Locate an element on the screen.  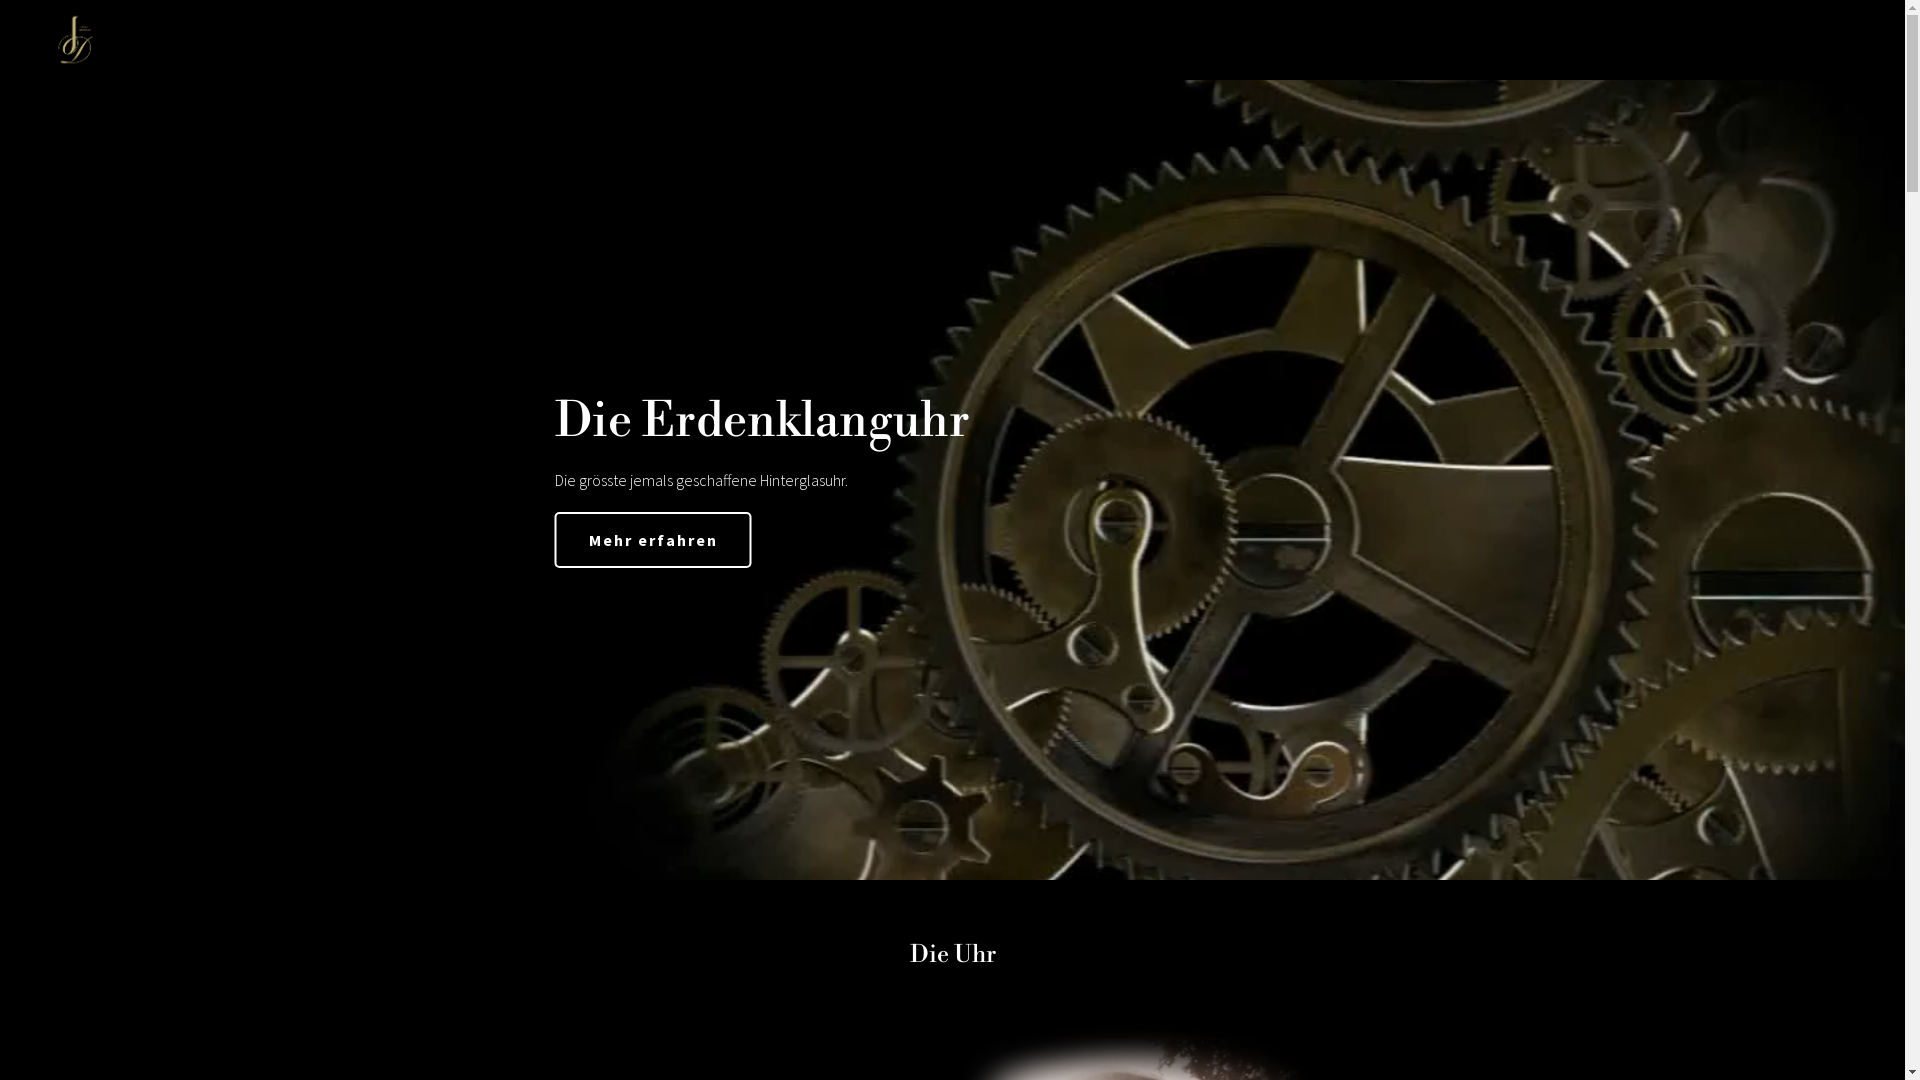
'Mehr erfahren' is located at coordinates (652, 540).